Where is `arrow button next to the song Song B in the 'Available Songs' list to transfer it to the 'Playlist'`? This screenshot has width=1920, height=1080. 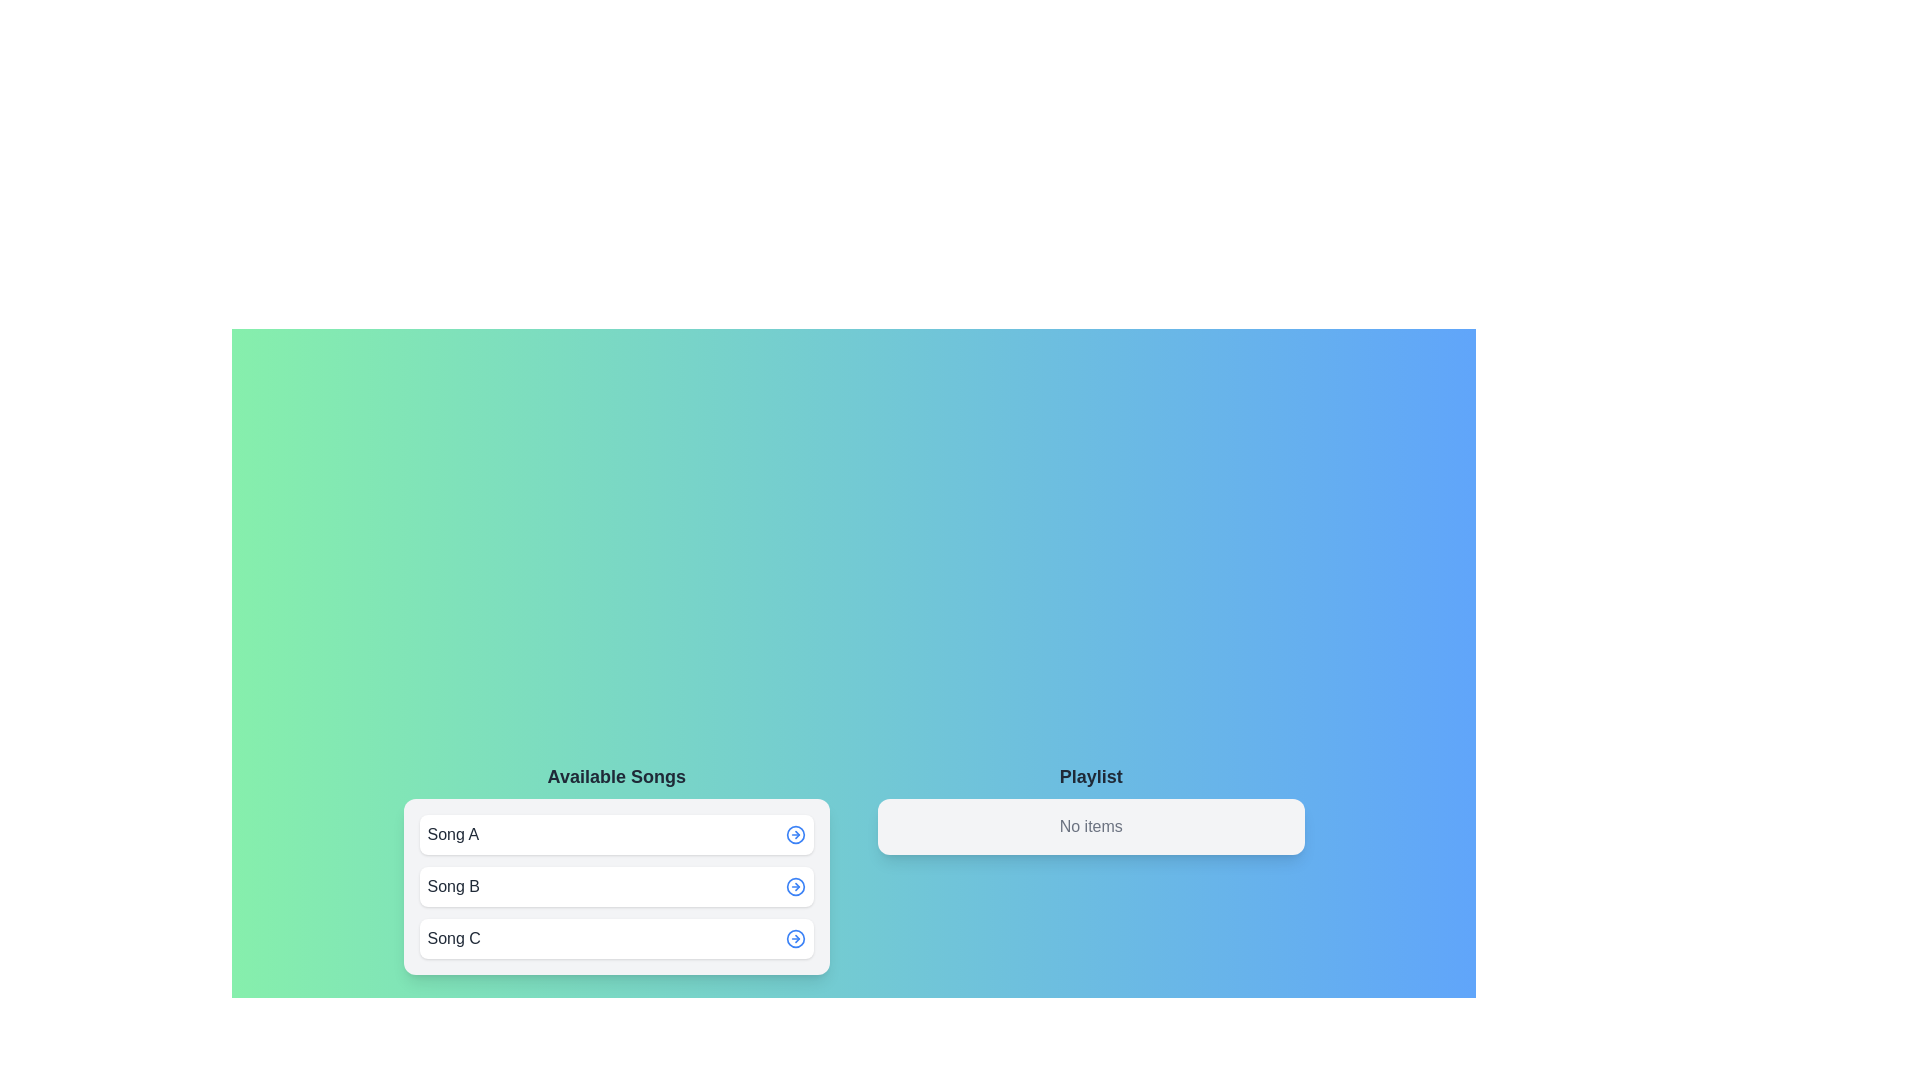
arrow button next to the song Song B in the 'Available Songs' list to transfer it to the 'Playlist' is located at coordinates (795, 886).